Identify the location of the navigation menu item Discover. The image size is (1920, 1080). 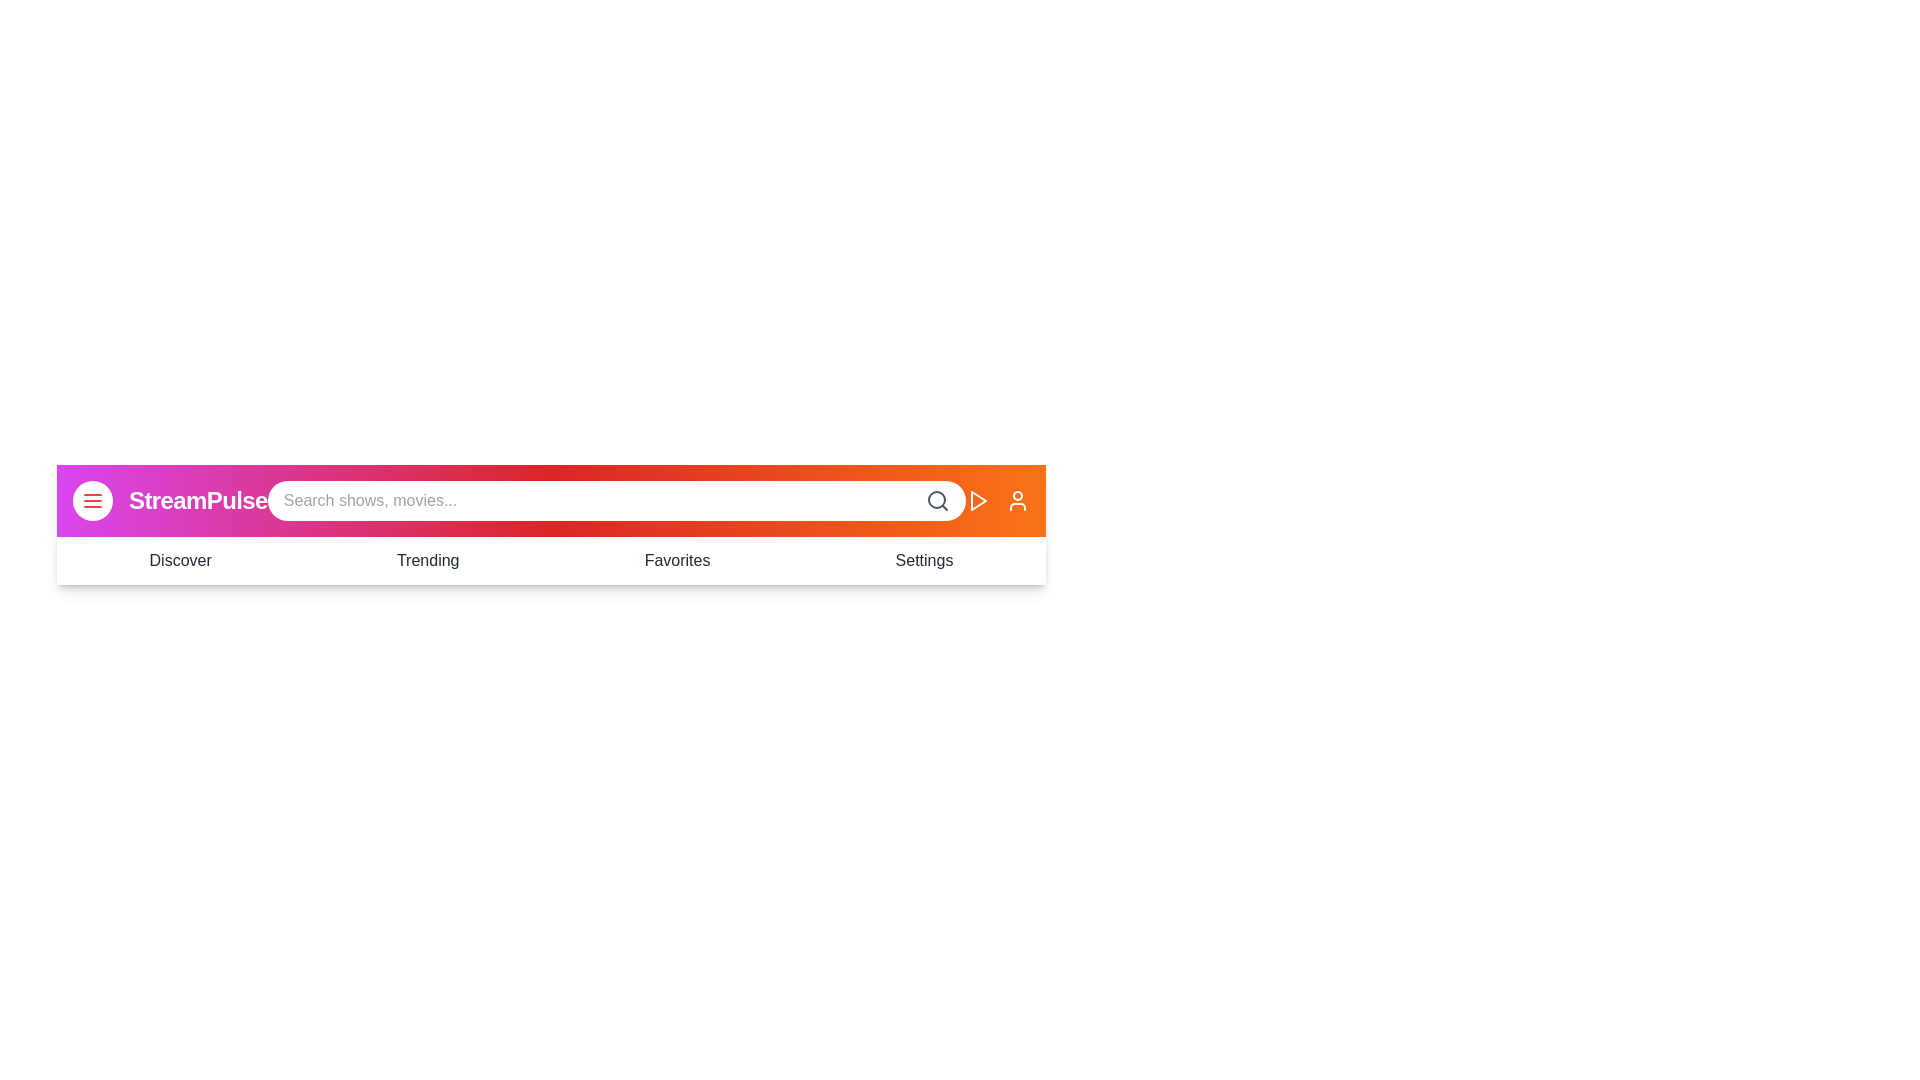
(180, 560).